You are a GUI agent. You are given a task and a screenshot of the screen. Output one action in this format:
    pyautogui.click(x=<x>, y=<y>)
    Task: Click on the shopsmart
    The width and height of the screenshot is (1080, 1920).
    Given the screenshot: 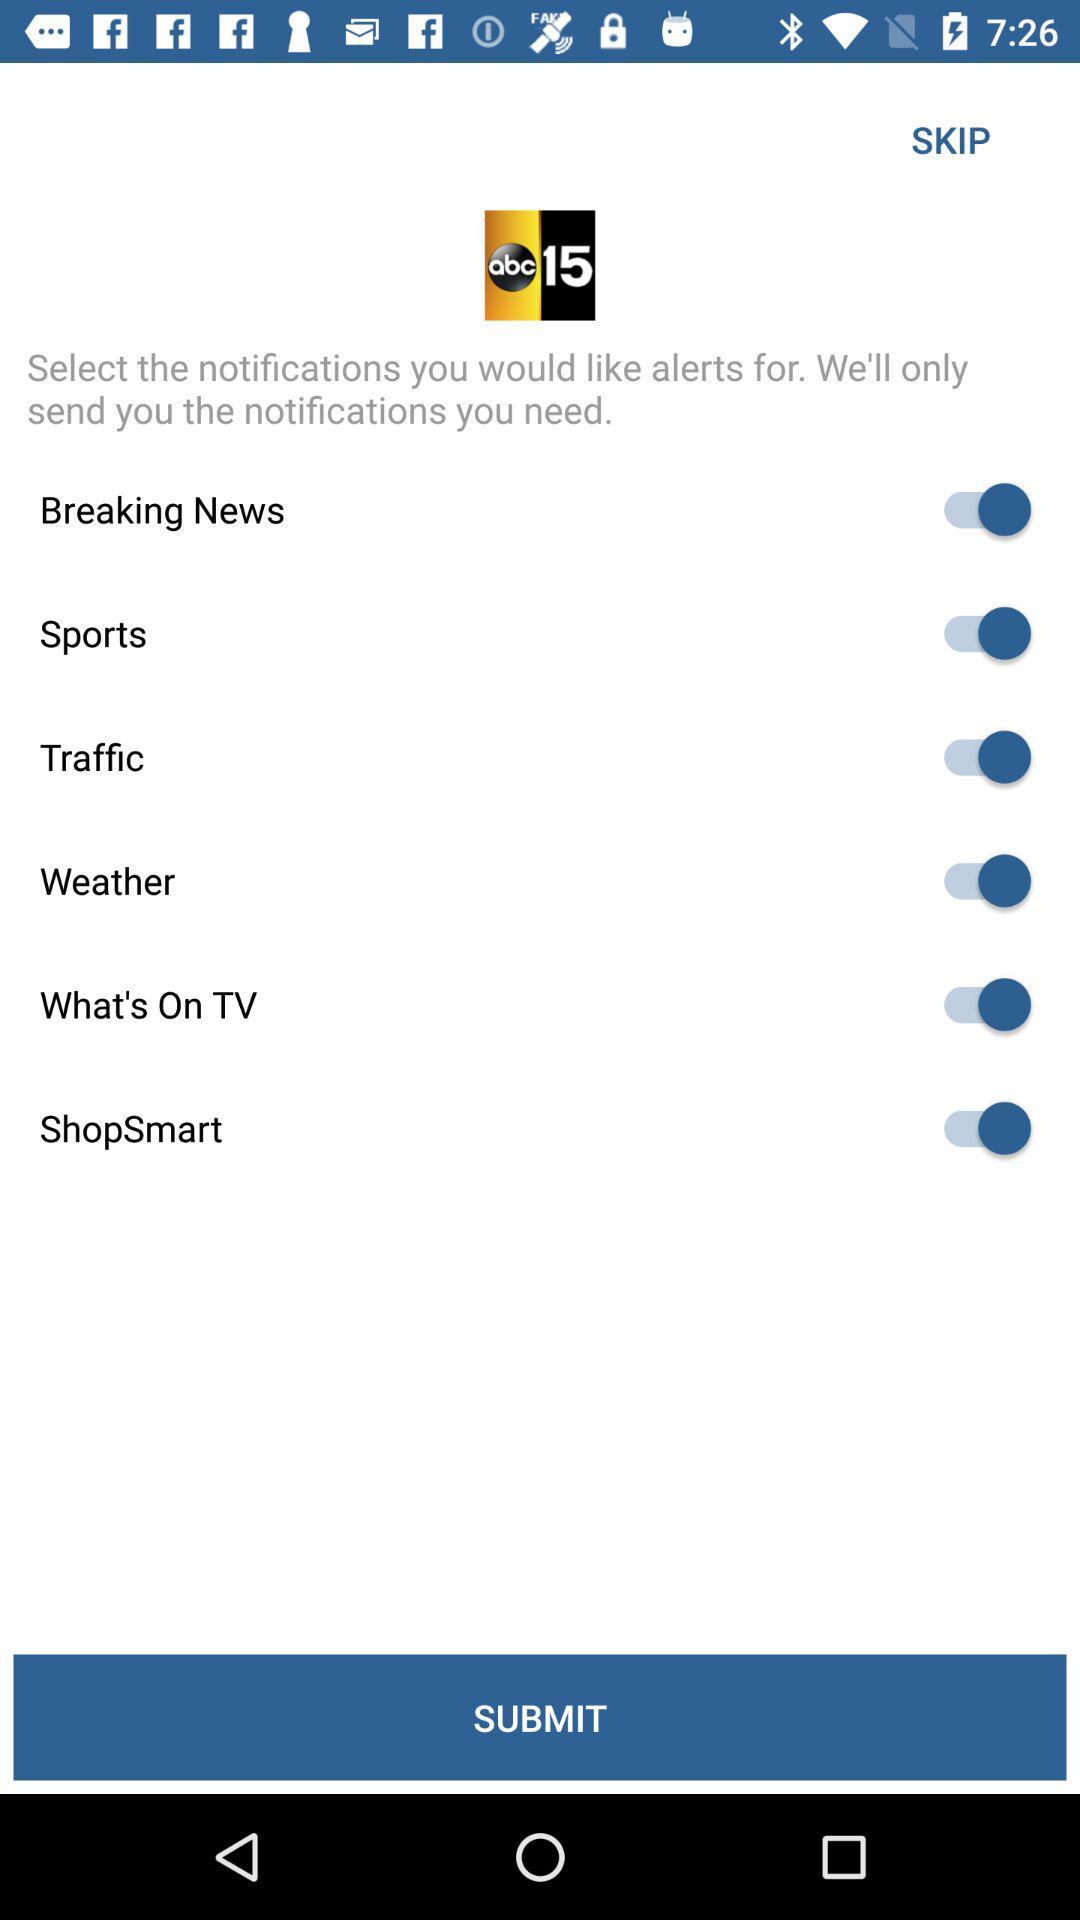 What is the action you would take?
    pyautogui.click(x=977, y=1128)
    